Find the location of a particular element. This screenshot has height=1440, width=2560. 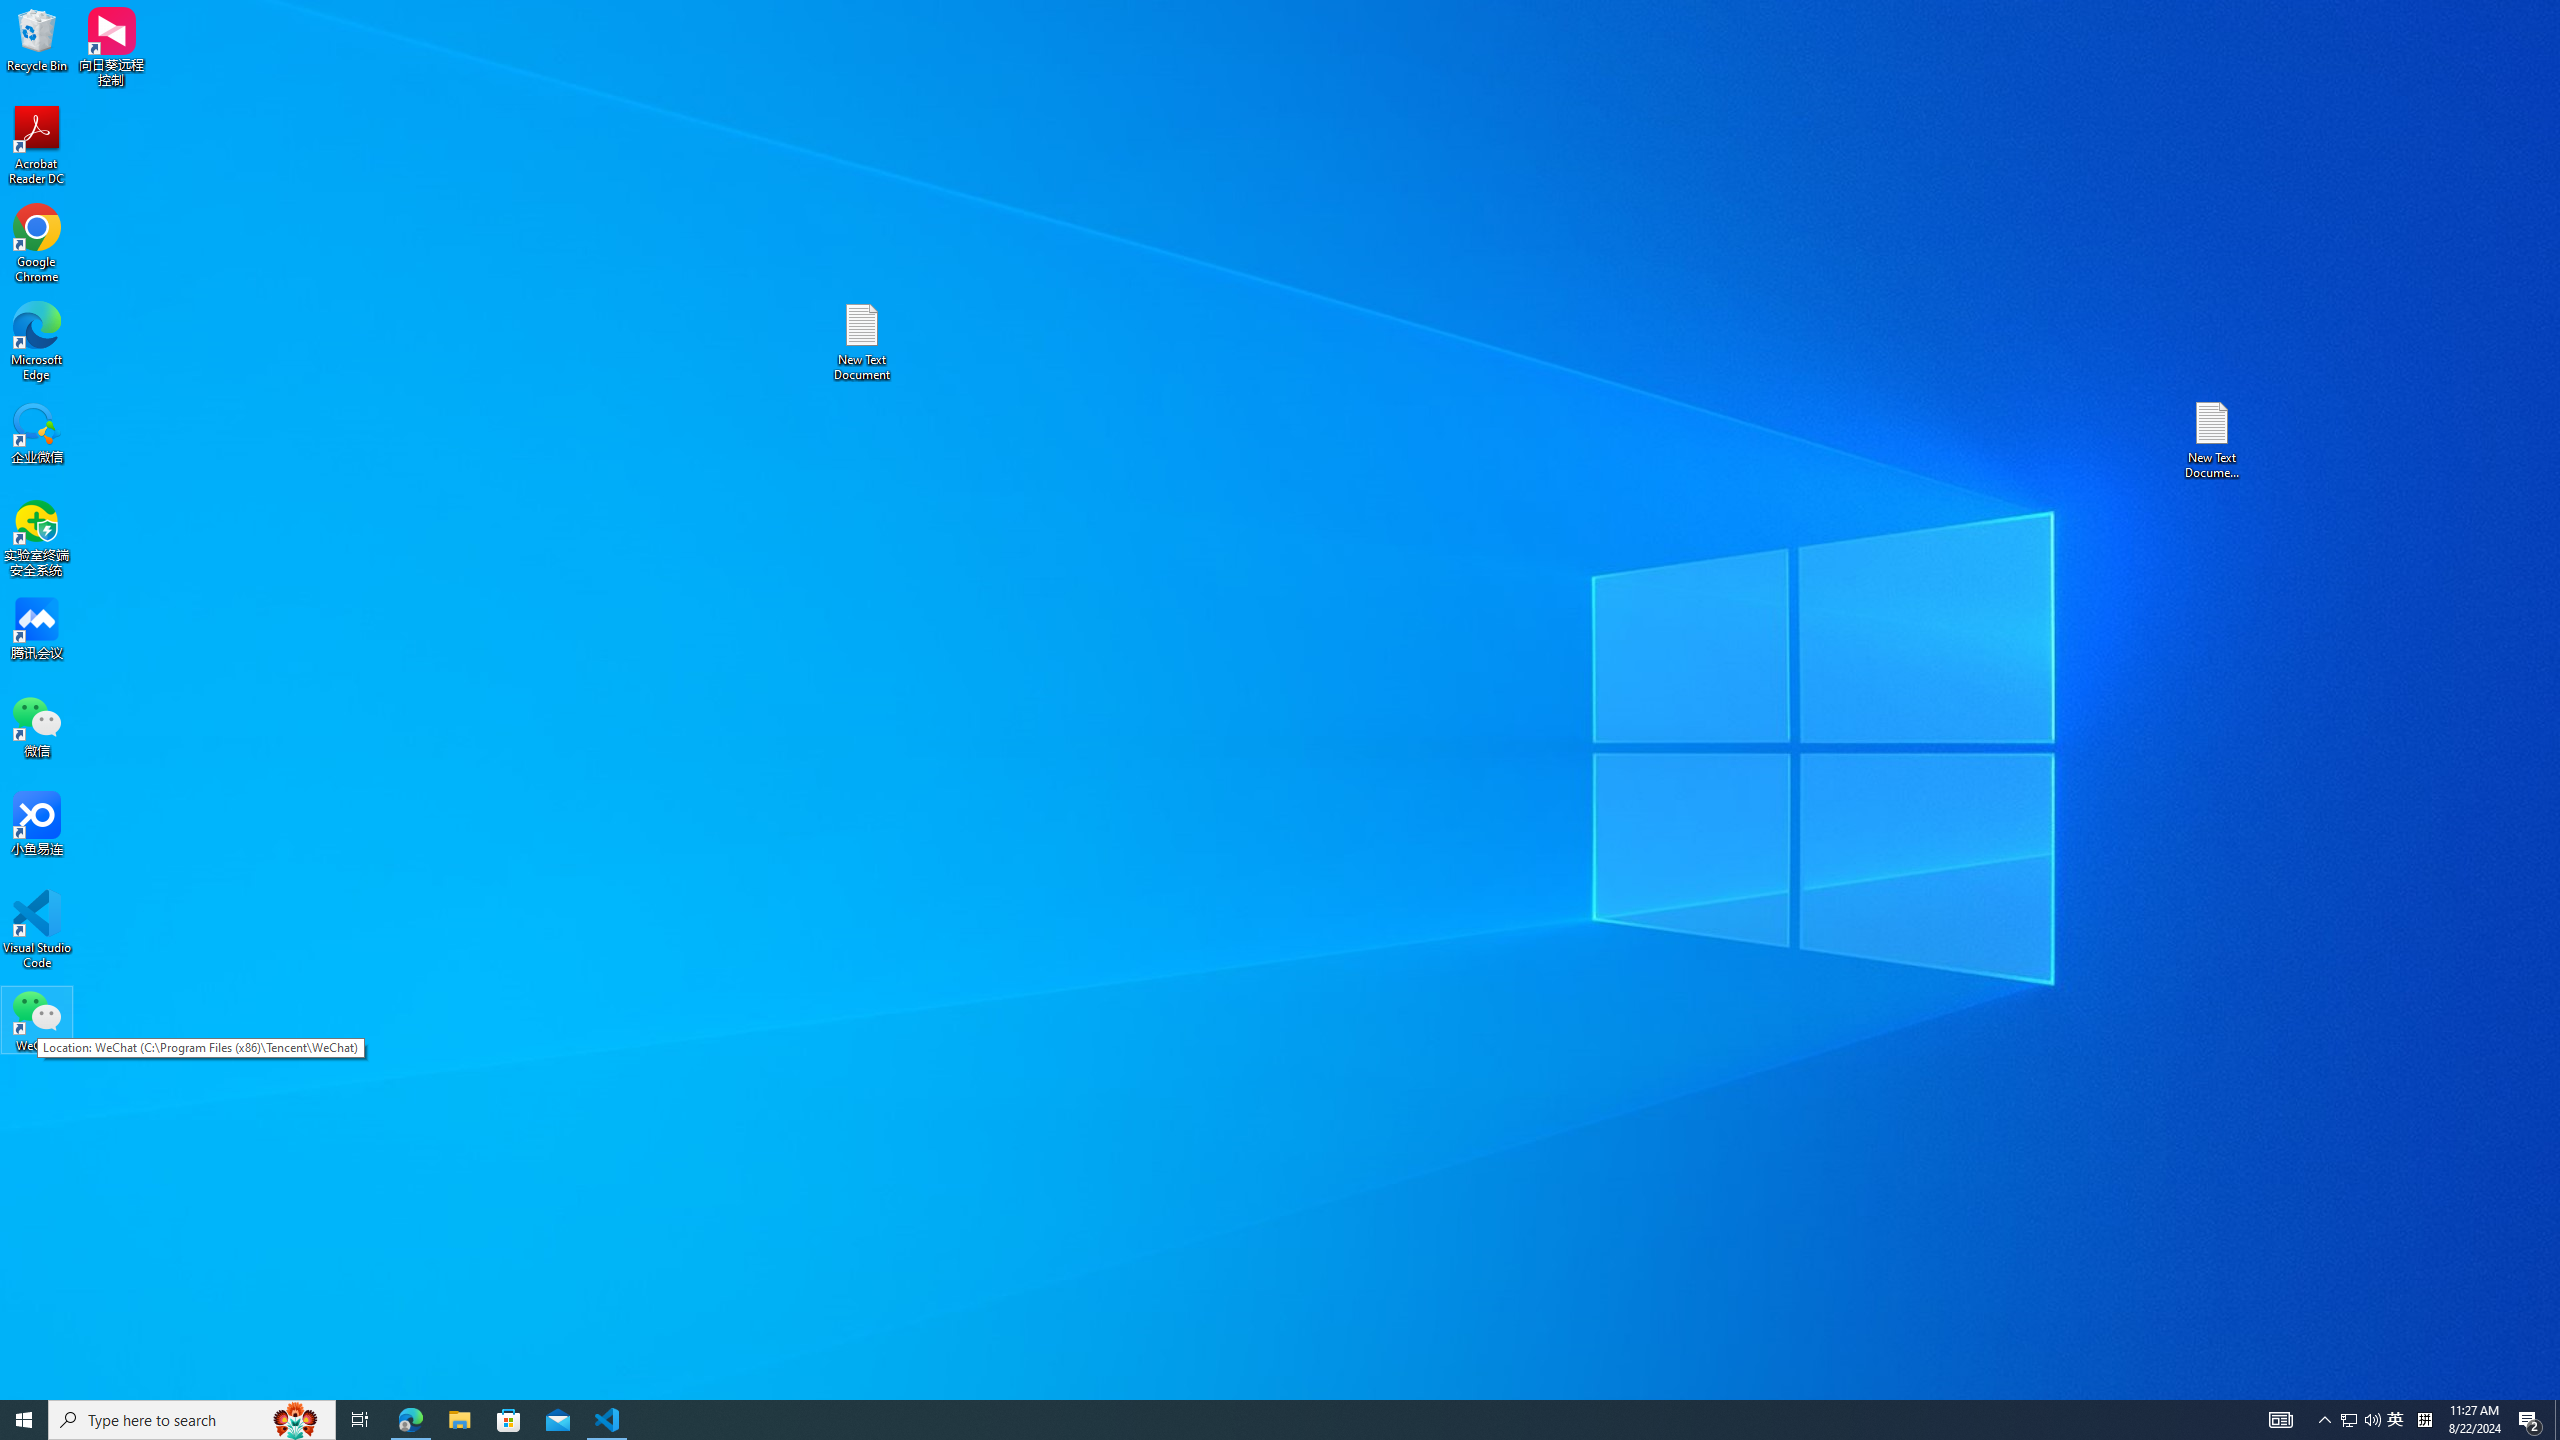

'Microsoft Store' is located at coordinates (509, 1418).